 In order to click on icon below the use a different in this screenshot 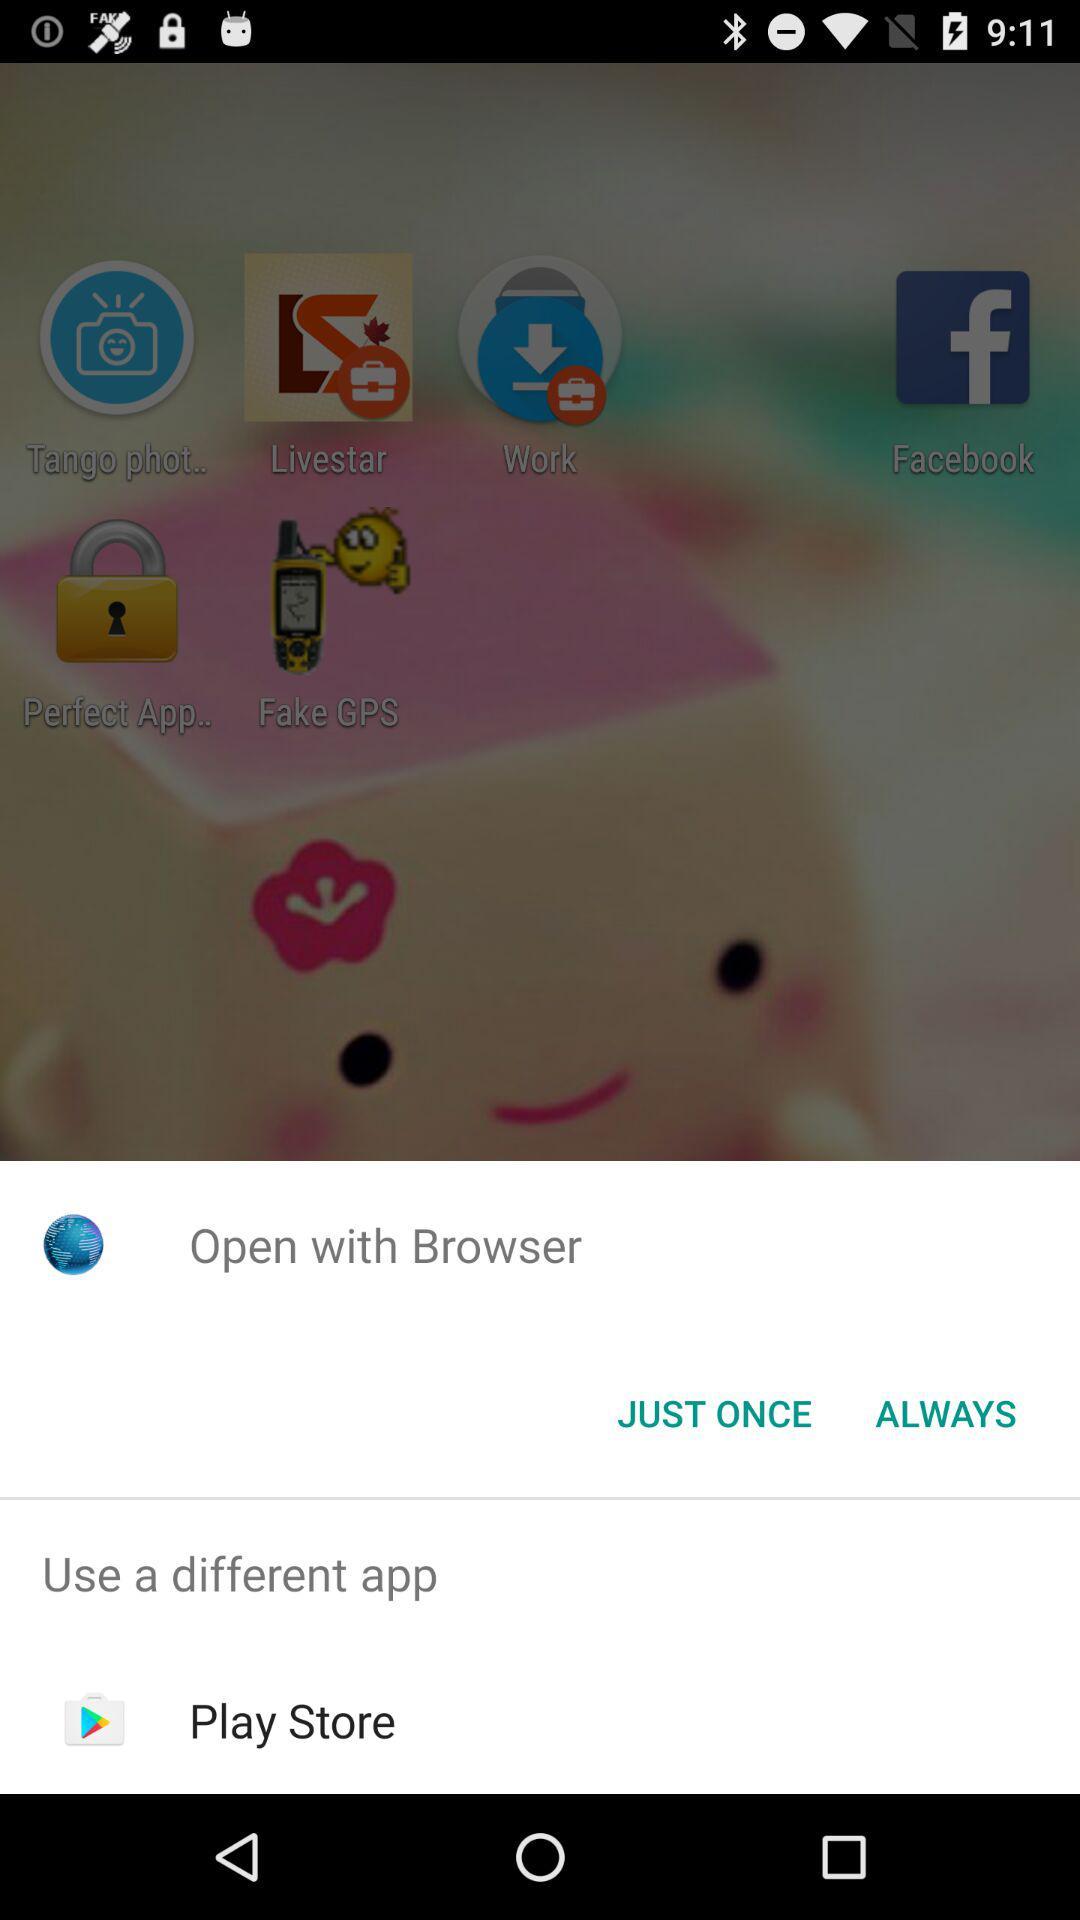, I will do `click(292, 1719)`.